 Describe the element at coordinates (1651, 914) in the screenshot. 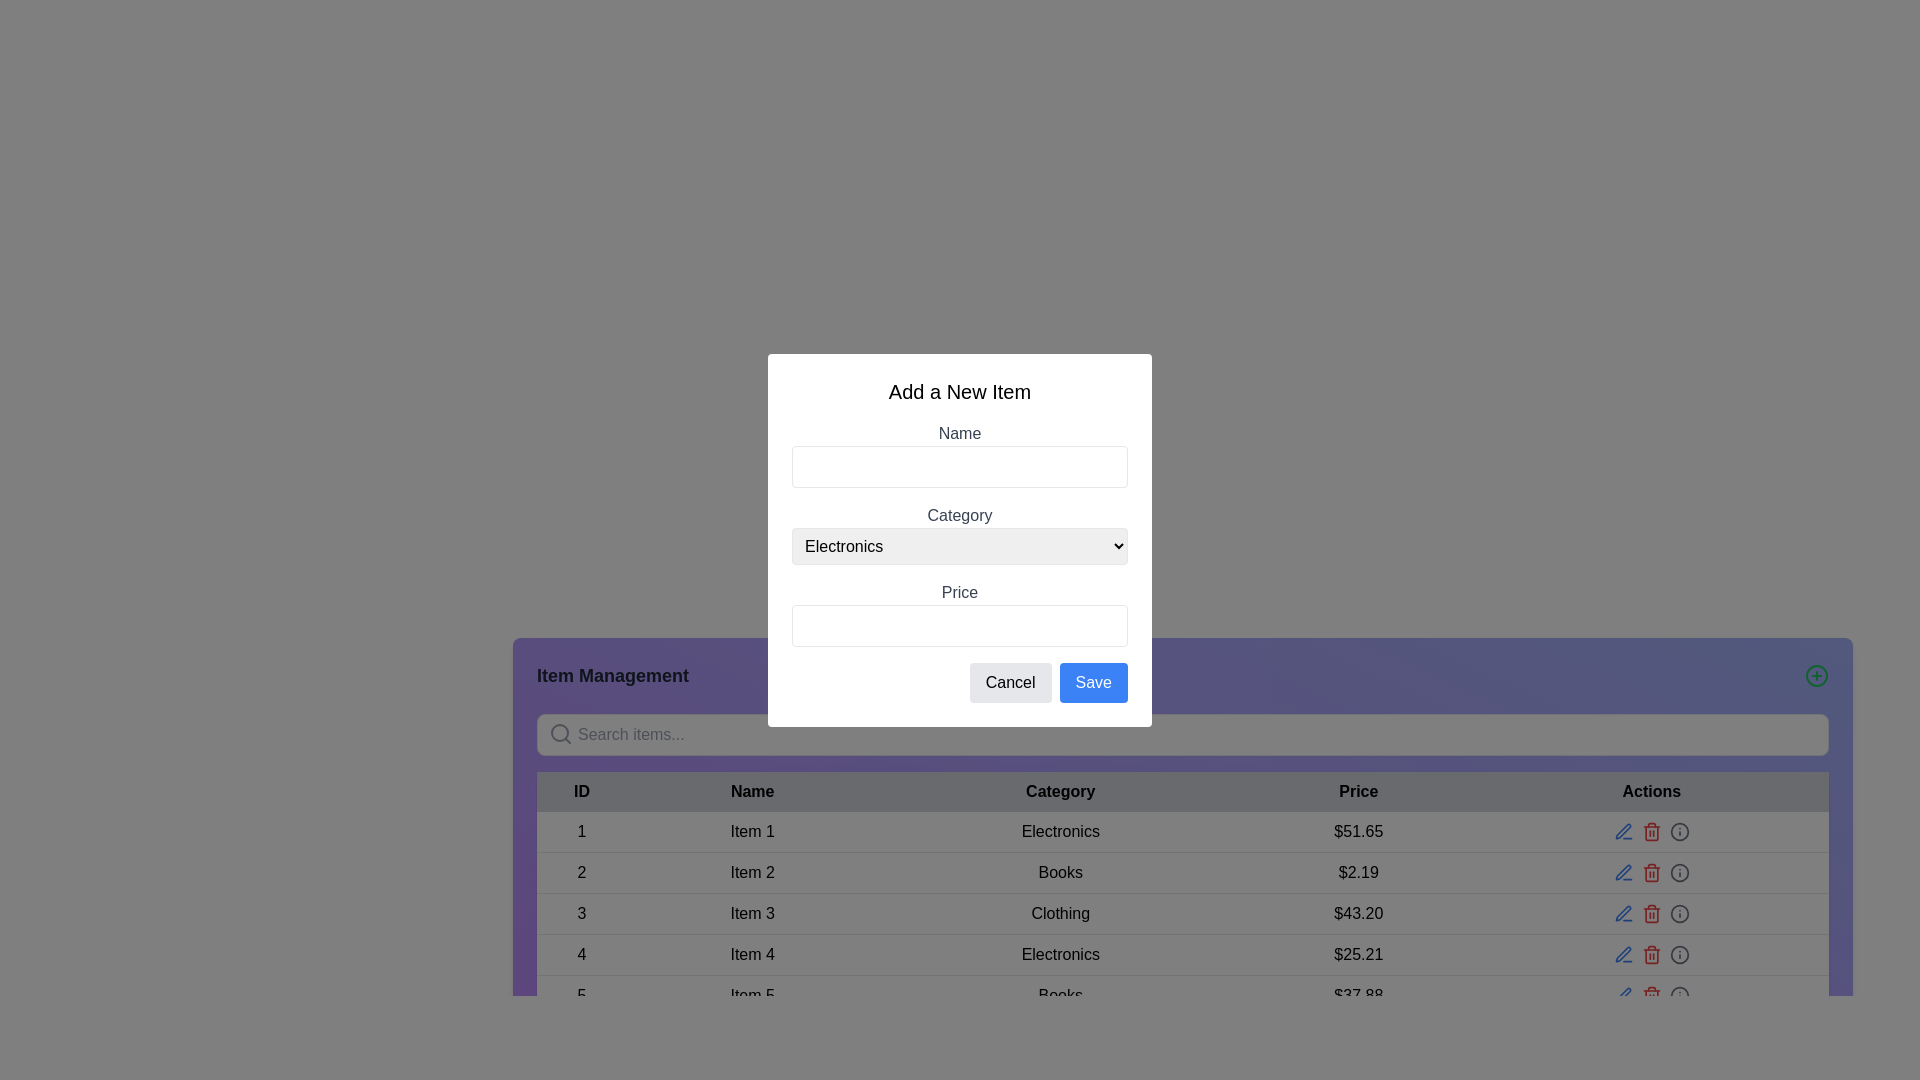

I see `the delete button in the 'Actions' column of the table row labeled '3', 'Item 3', 'Clothing', '$43.20'` at that location.